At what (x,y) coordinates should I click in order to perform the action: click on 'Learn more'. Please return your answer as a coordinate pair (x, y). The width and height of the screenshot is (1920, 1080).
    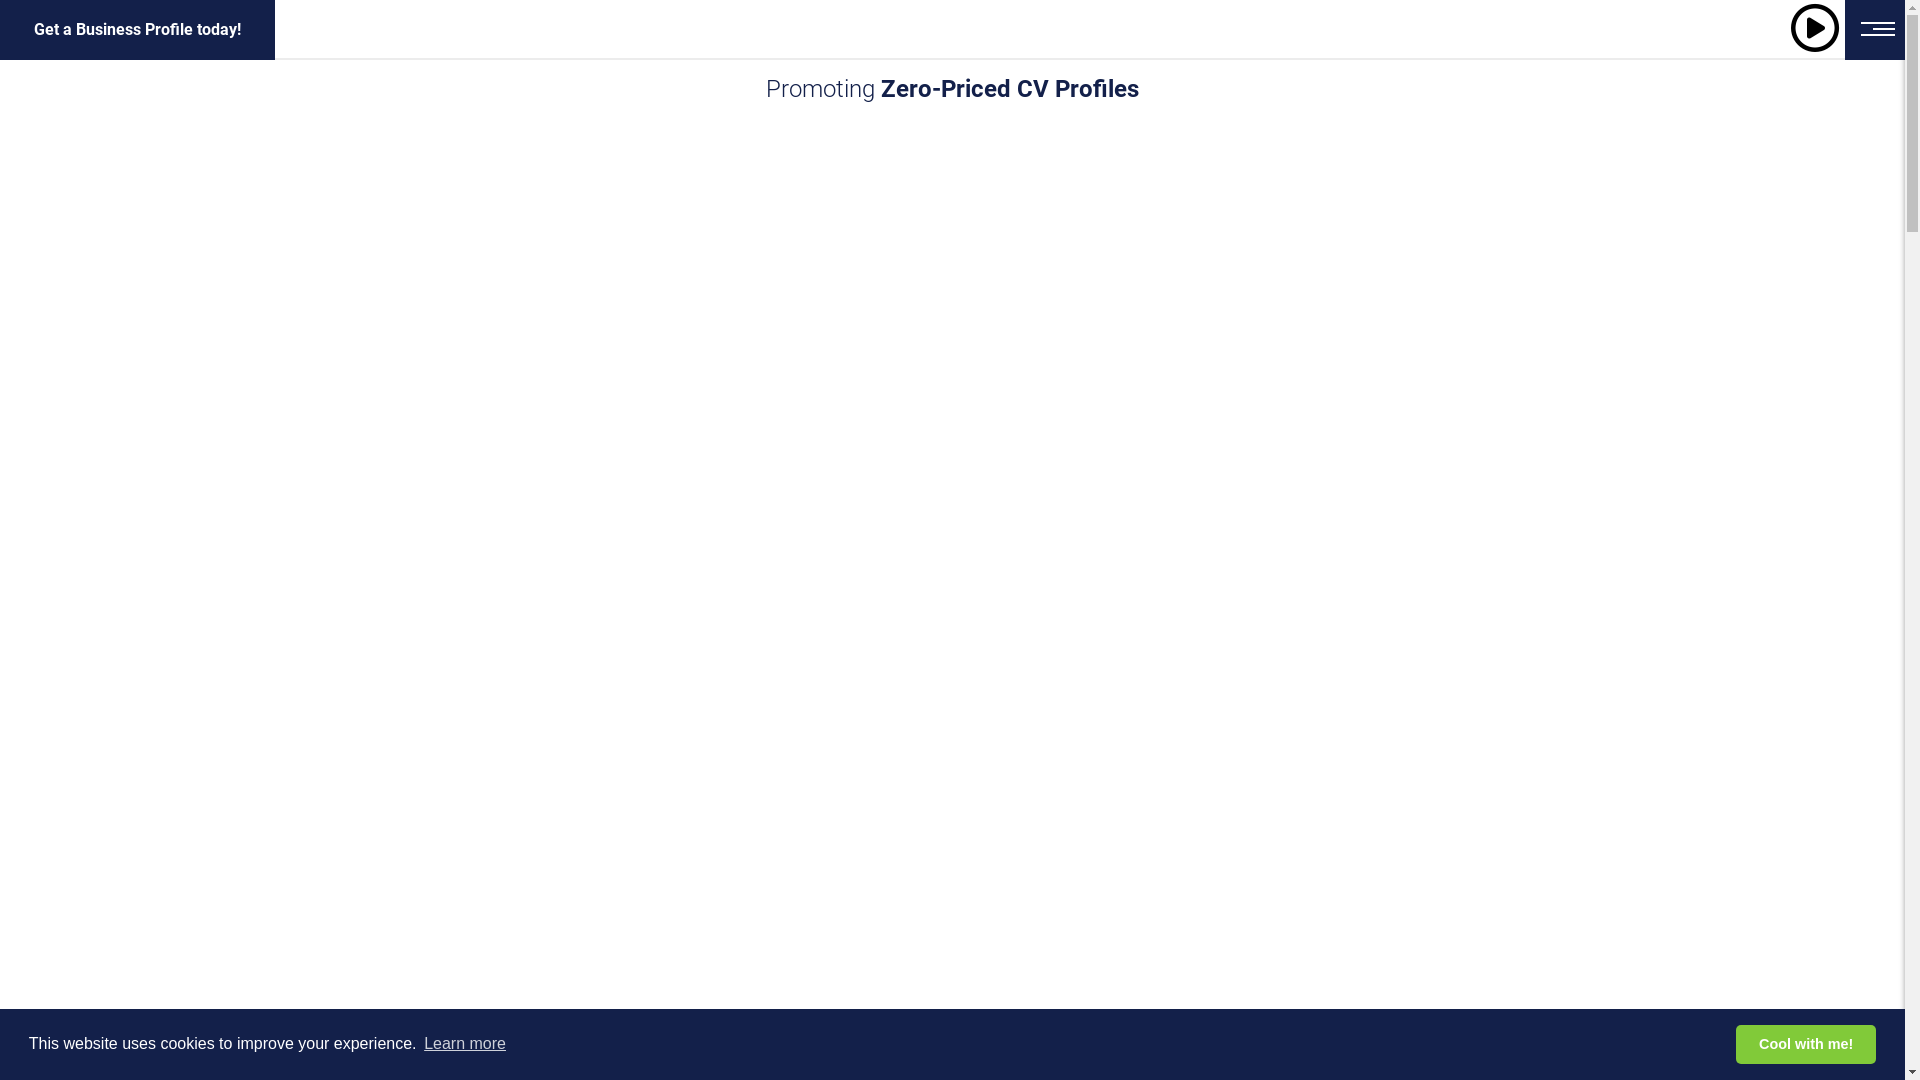
    Looking at the image, I should click on (464, 1043).